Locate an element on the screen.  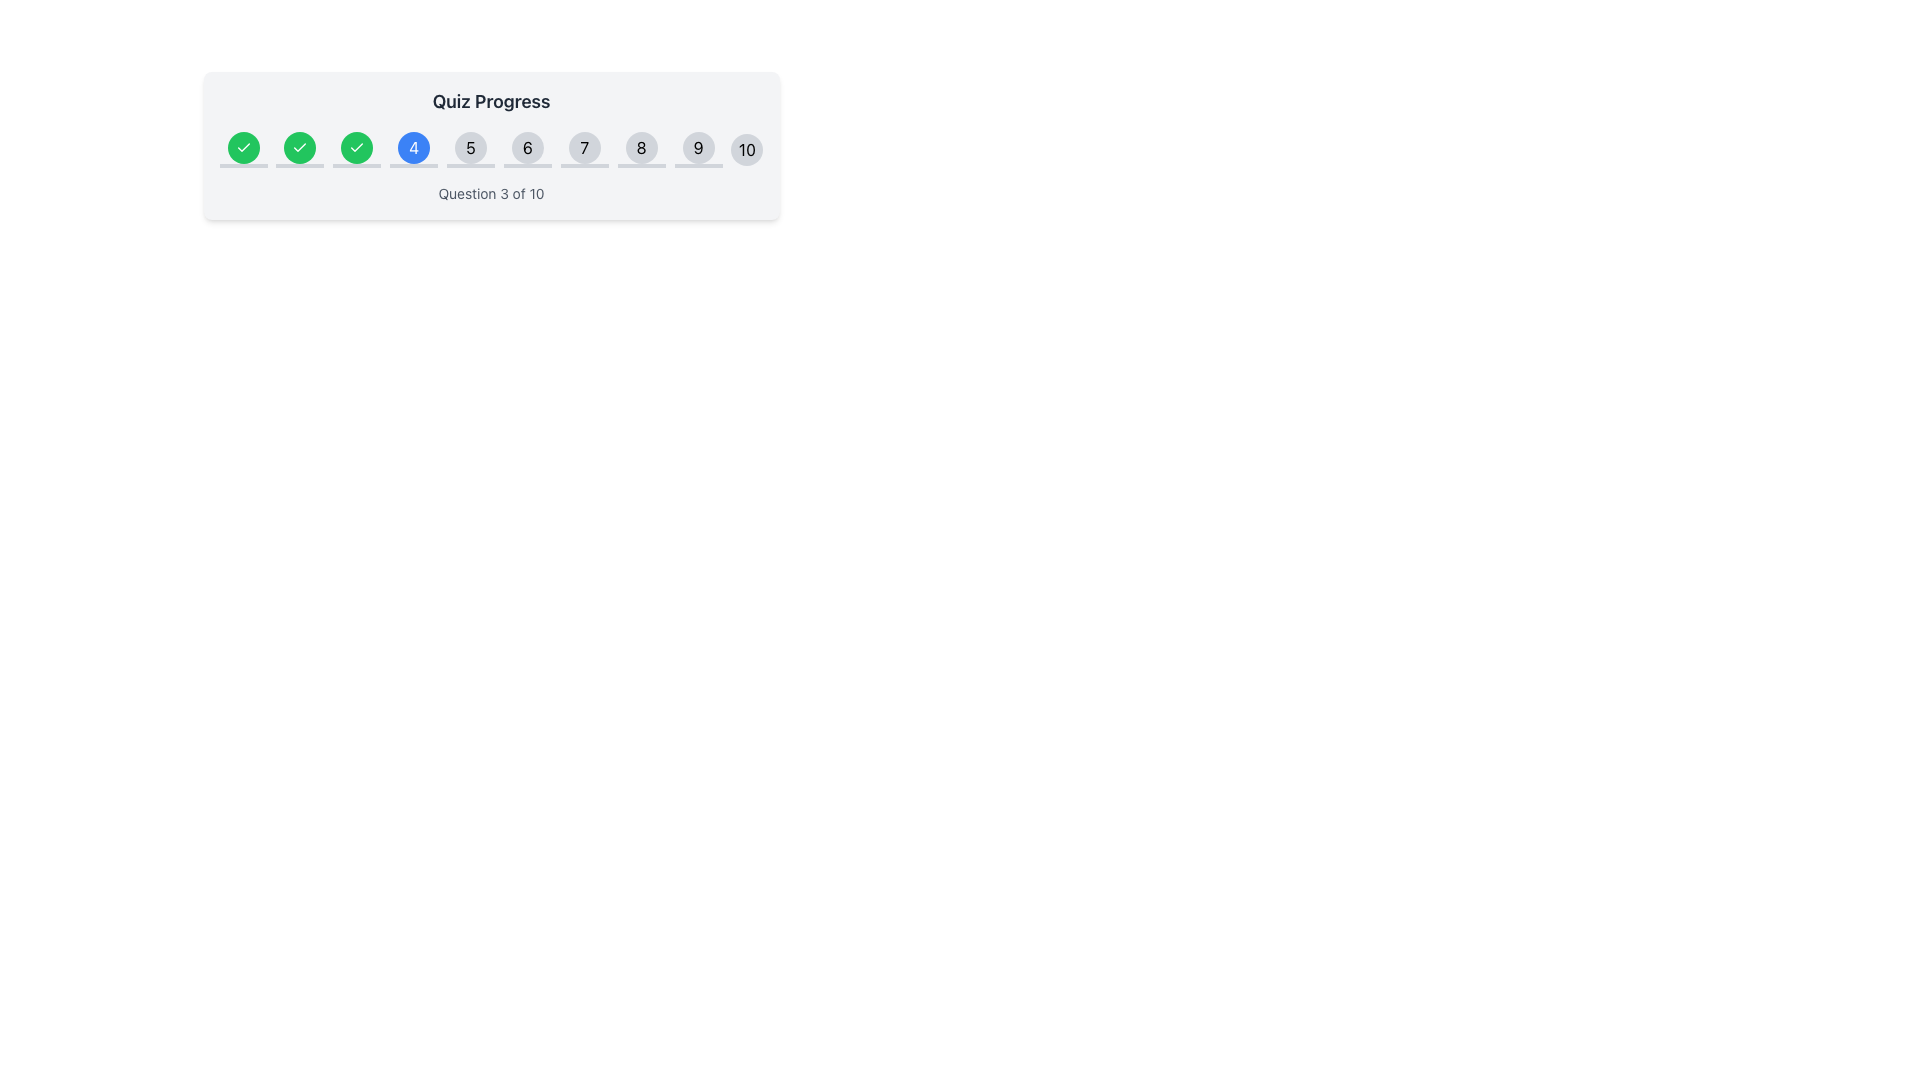
the first circular step indicator icon in the 'Quiz Progress' bar, which has a green background and a white checkmark is located at coordinates (242, 149).